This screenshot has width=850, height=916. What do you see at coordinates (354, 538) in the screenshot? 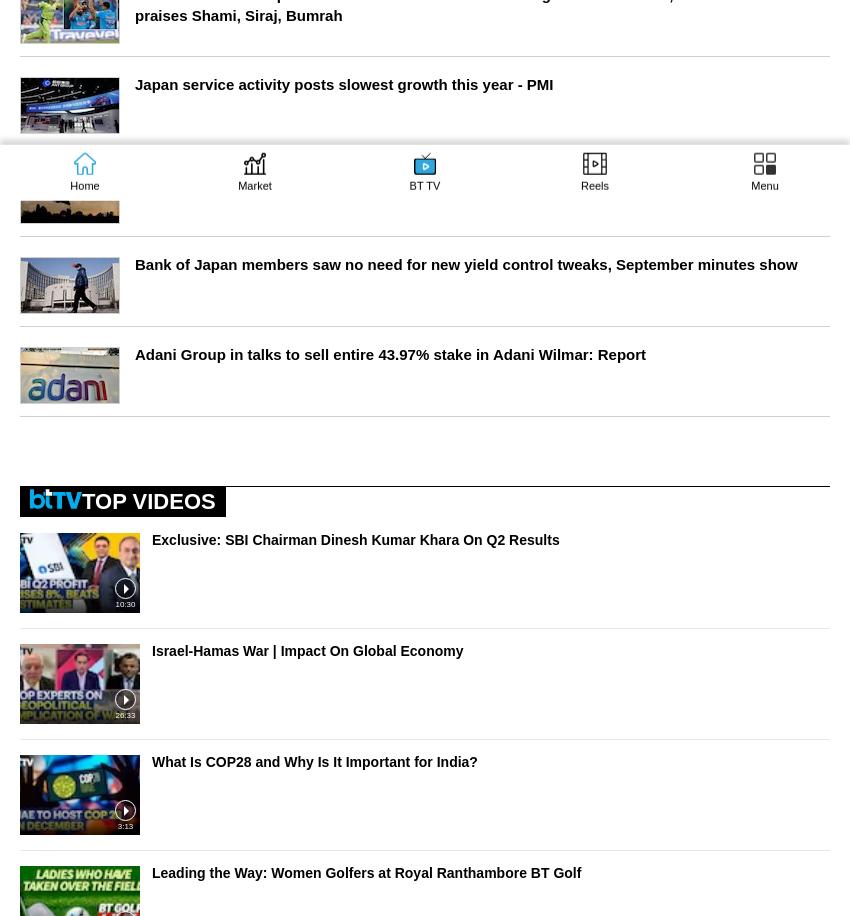
I see `'Exclusive: SBI Chairman Dinesh Kumar Khara On Q2 Results'` at bounding box center [354, 538].